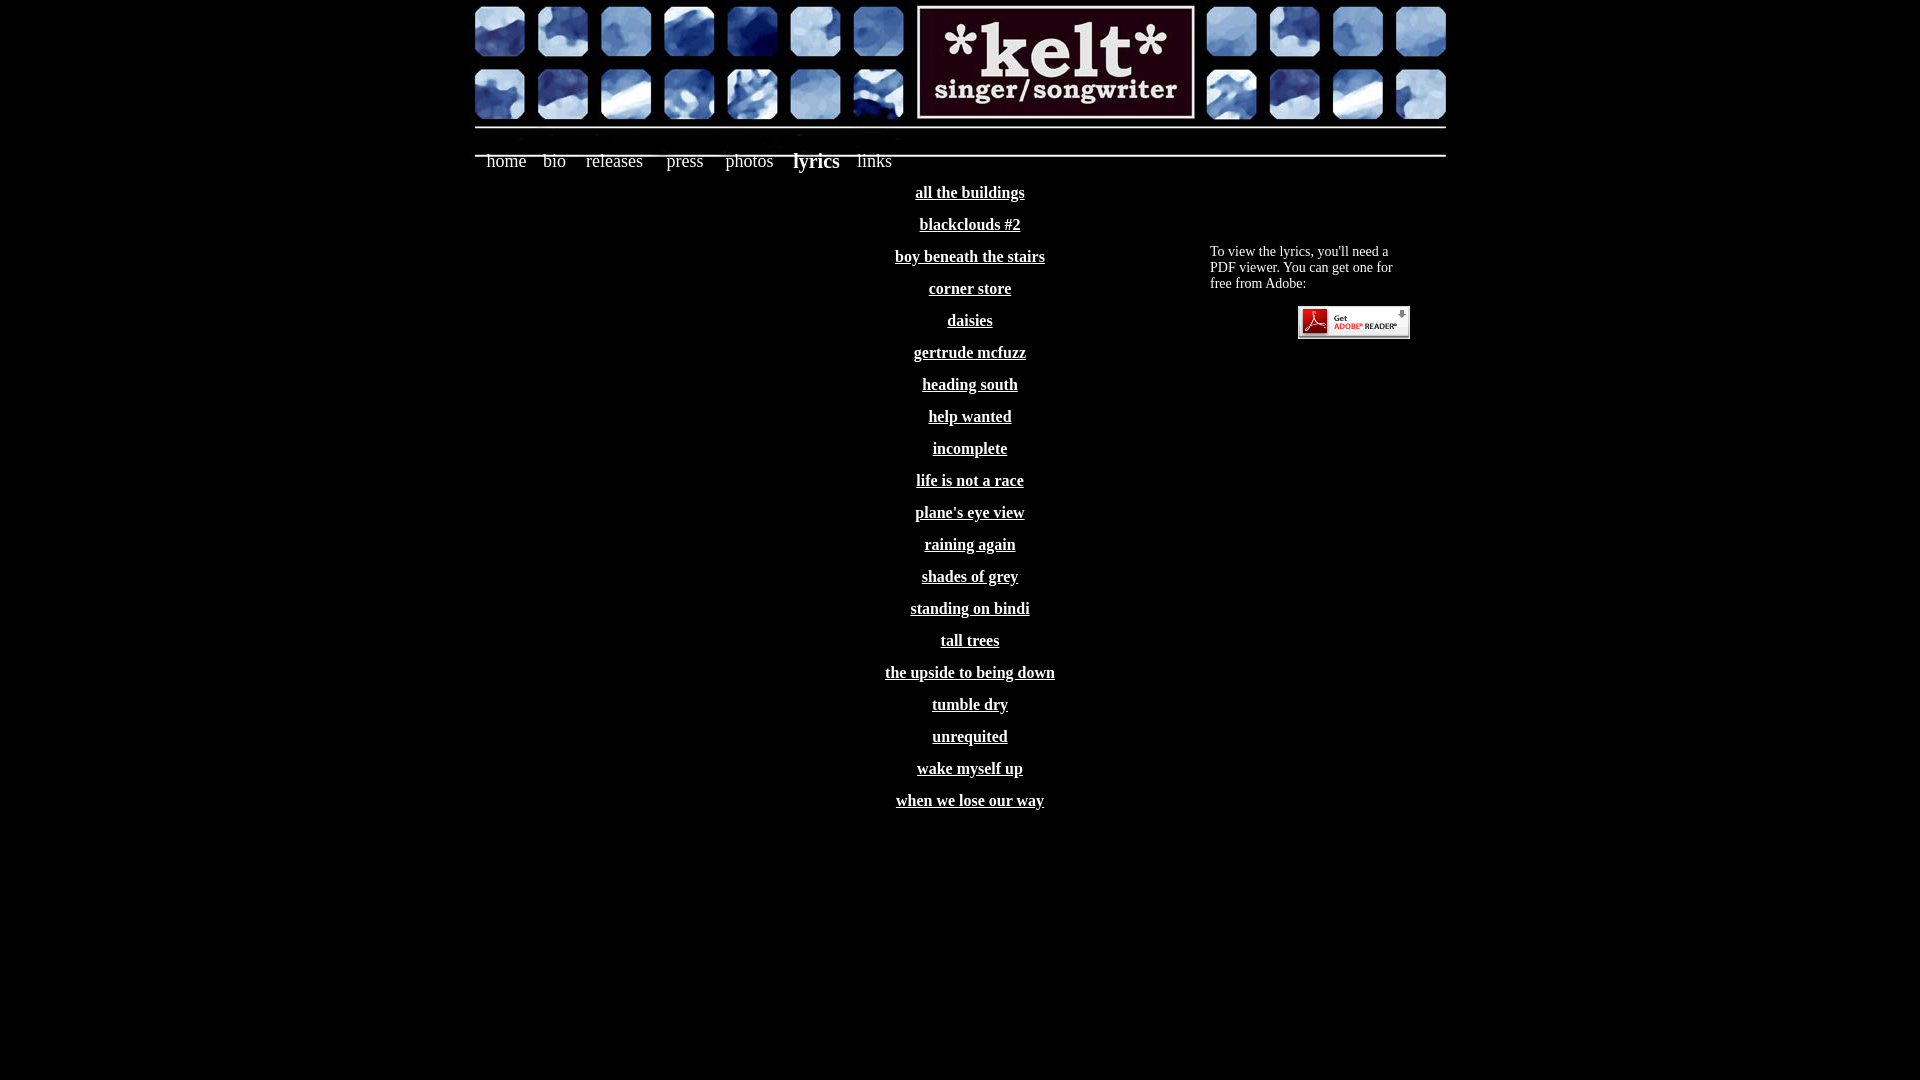  What do you see at coordinates (969, 607) in the screenshot?
I see `'standing on bindi'` at bounding box center [969, 607].